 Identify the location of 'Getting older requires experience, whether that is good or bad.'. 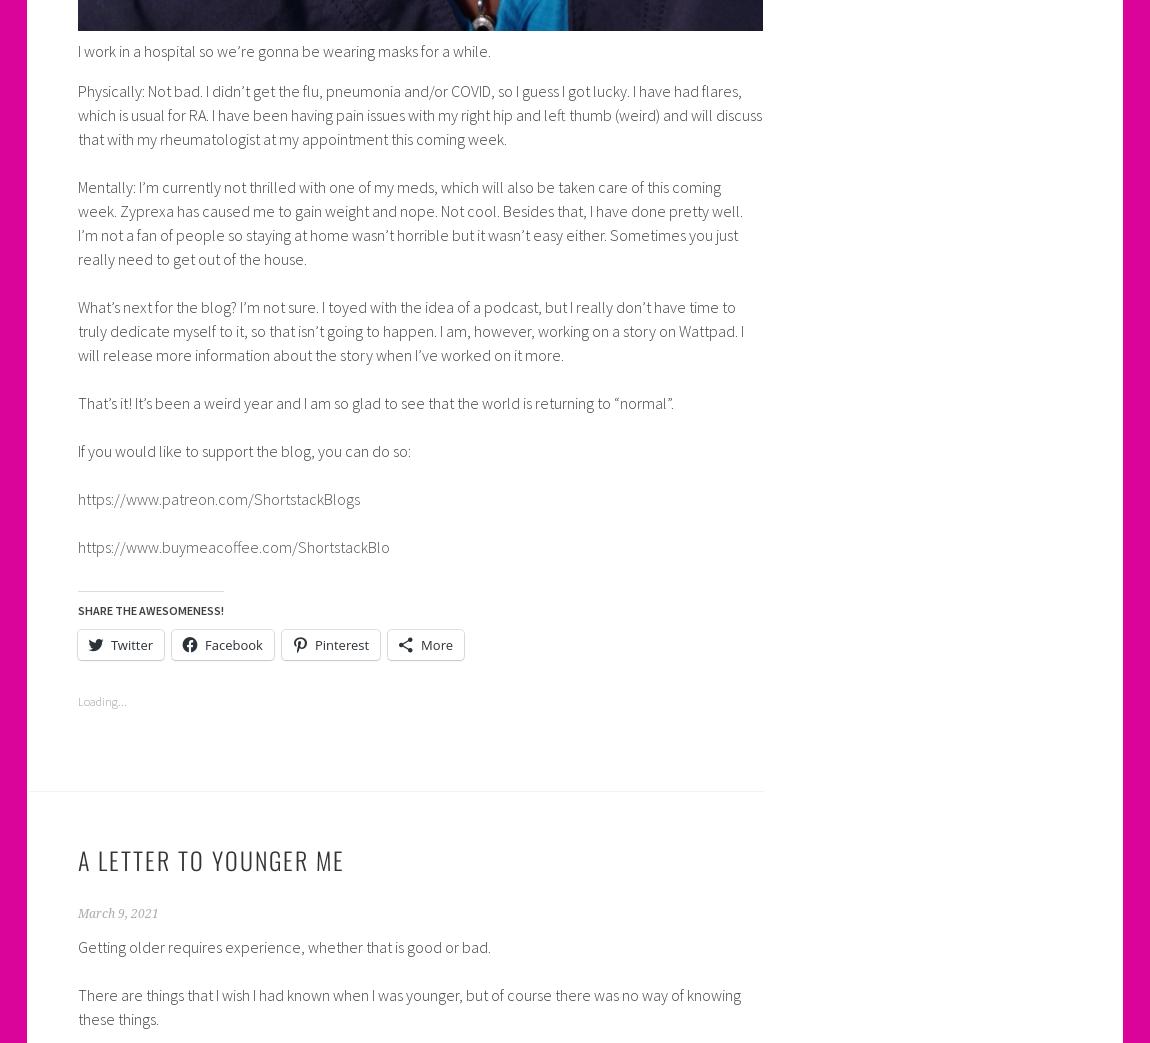
(282, 946).